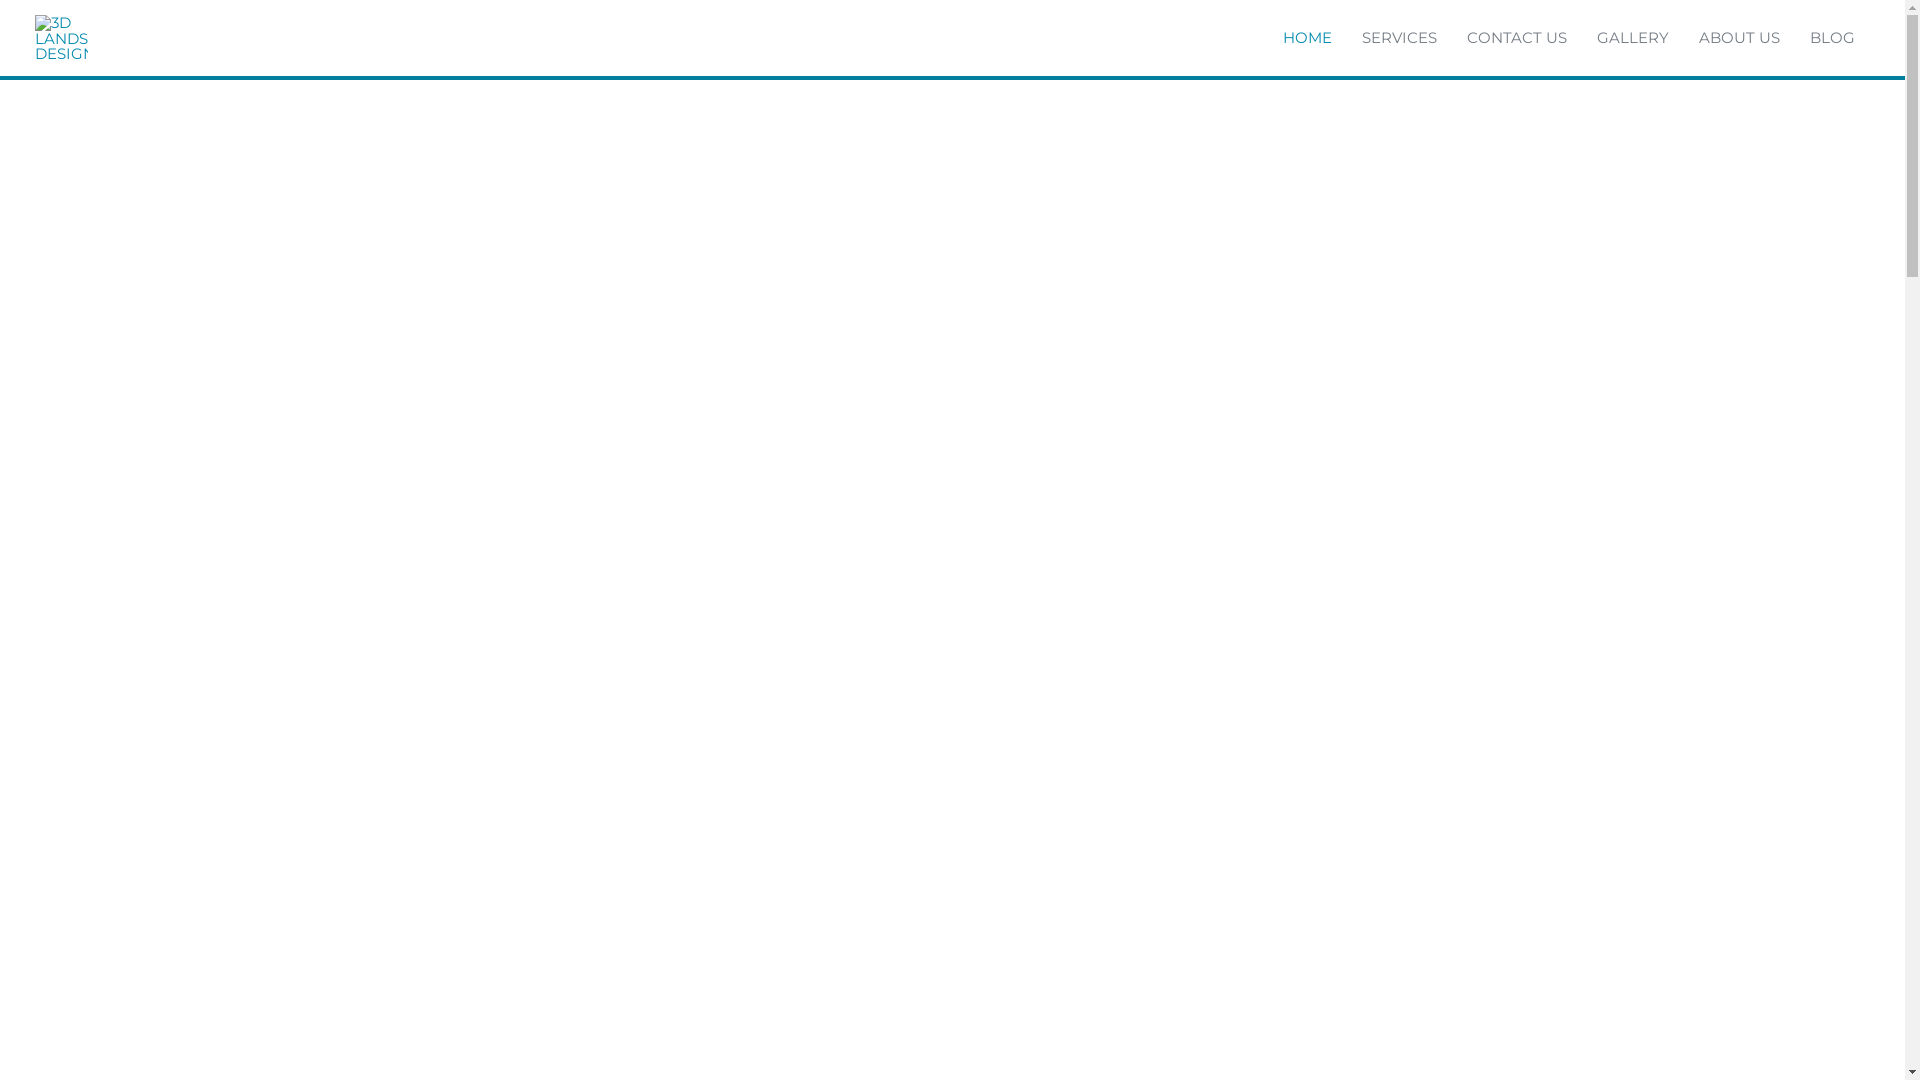 The image size is (1920, 1080). Describe the element at coordinates (1516, 38) in the screenshot. I see `'CONTACT US'` at that location.